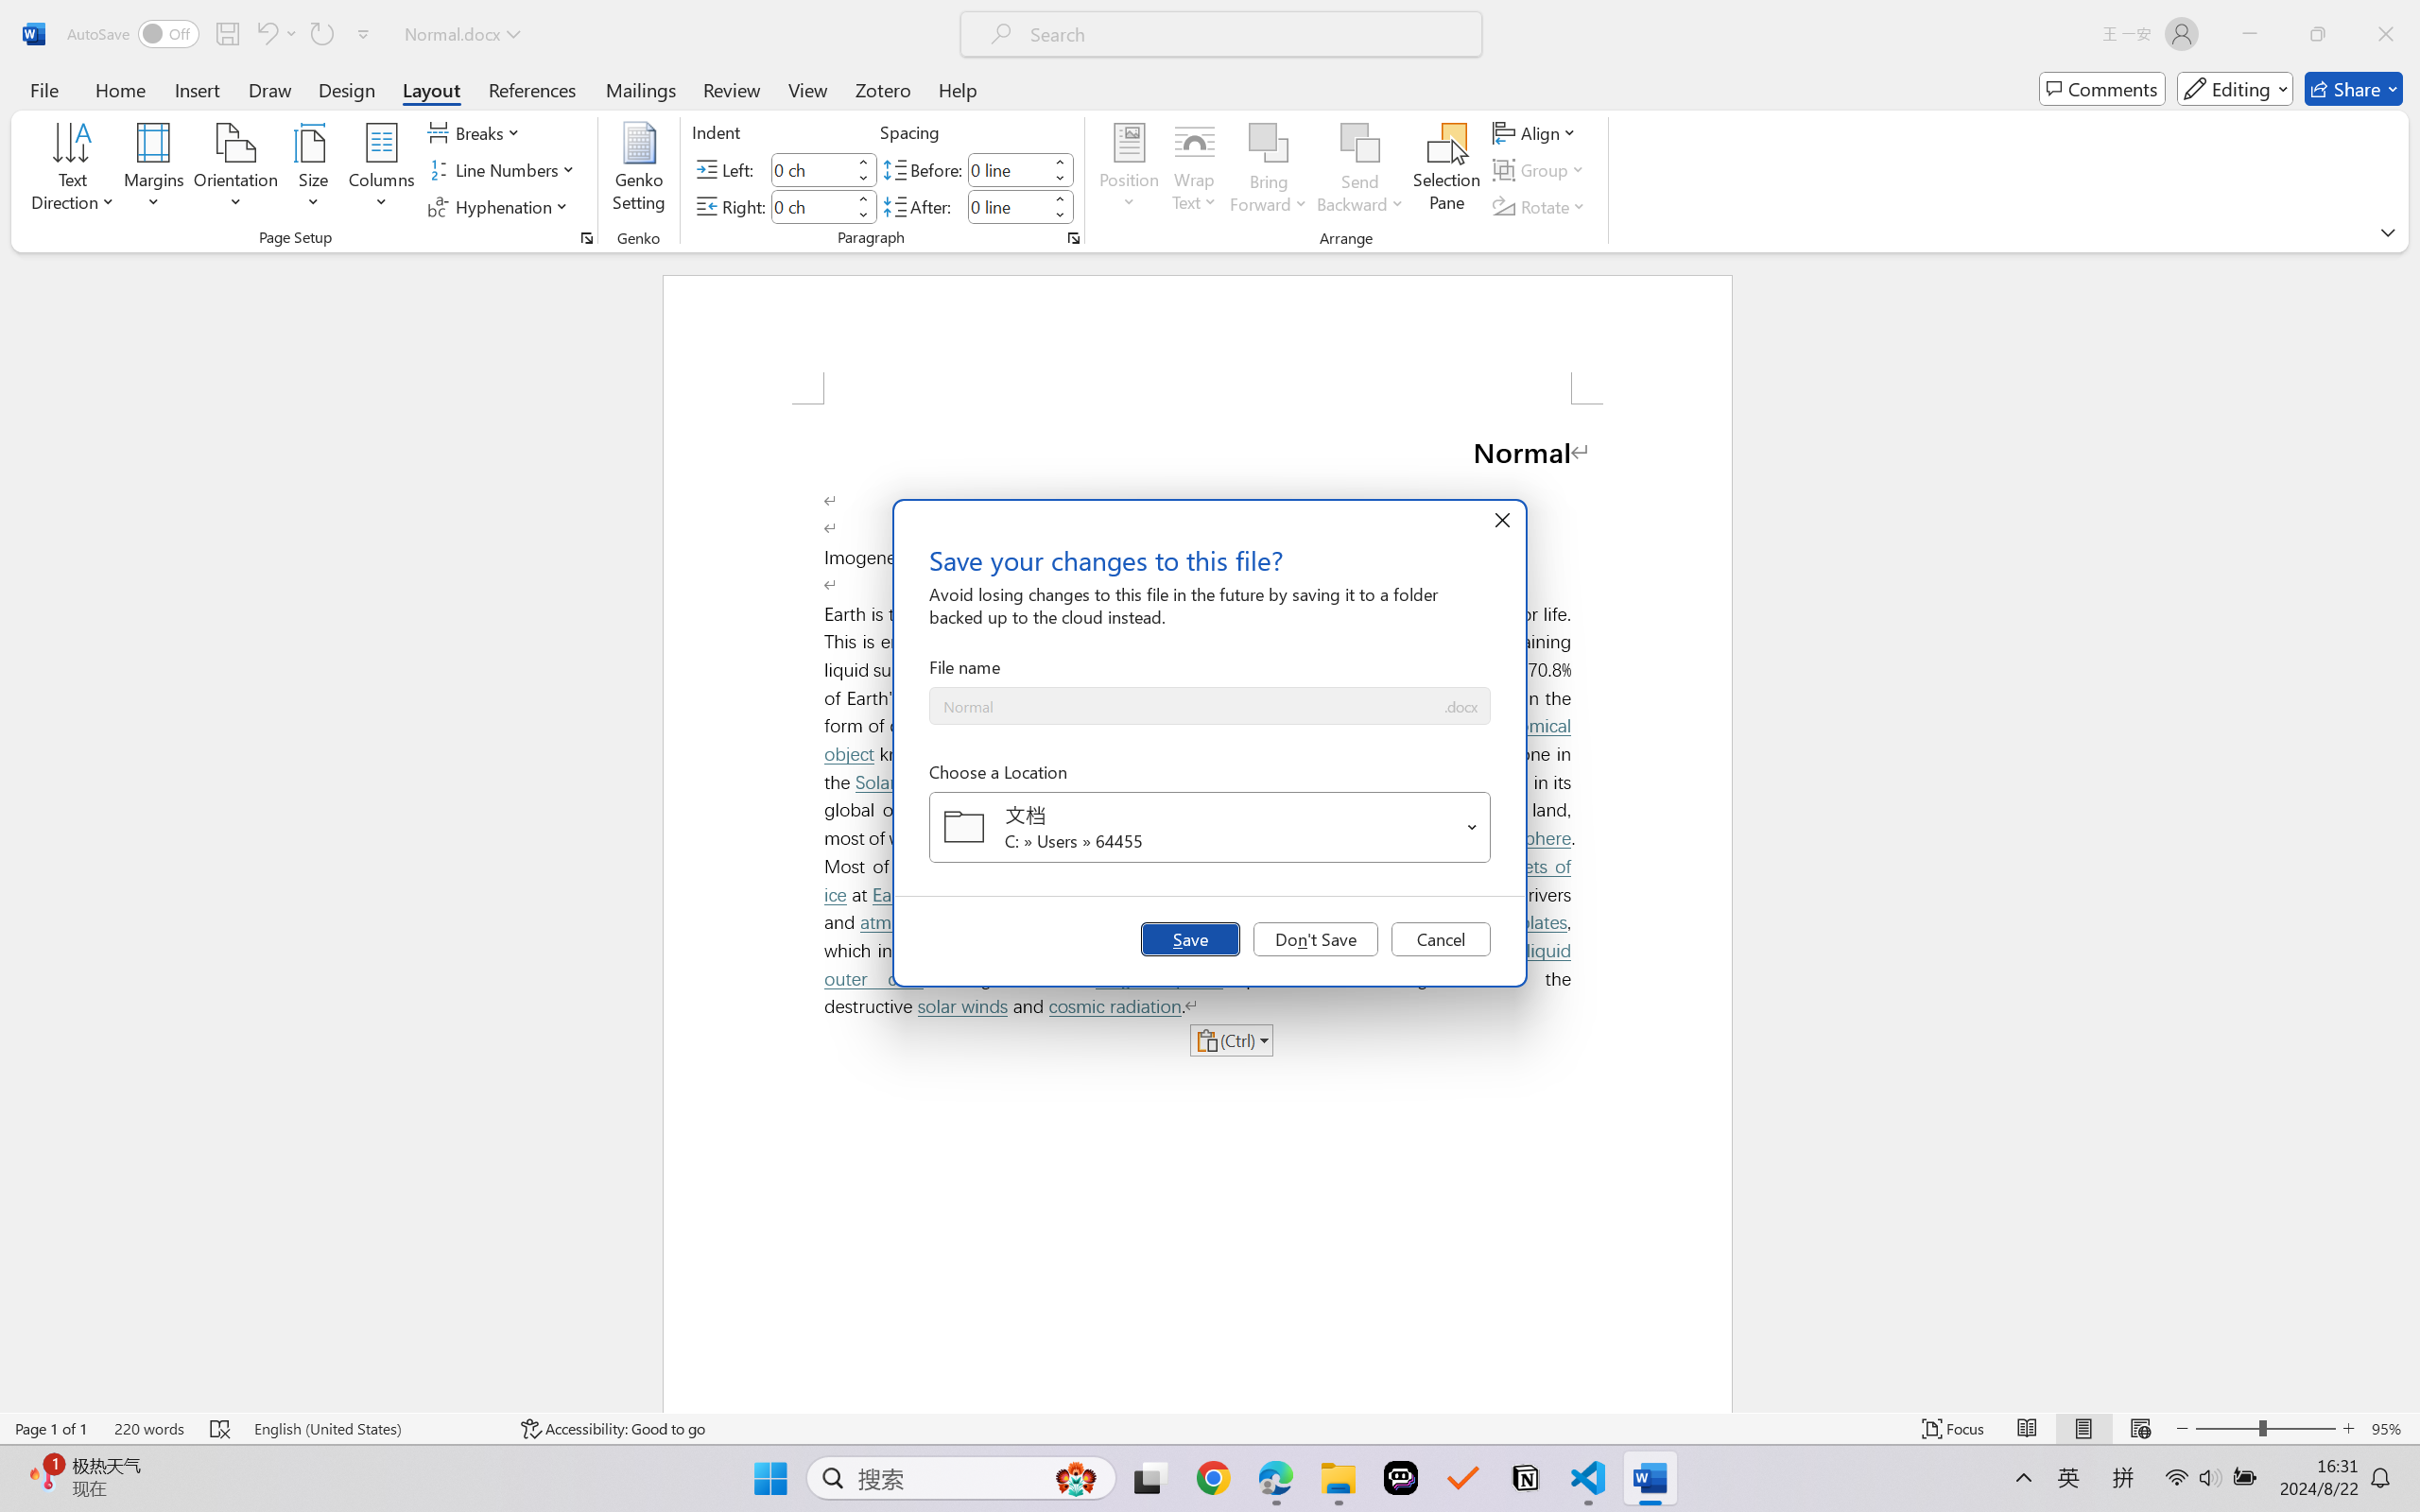  I want to click on 'Position', so click(1128, 170).